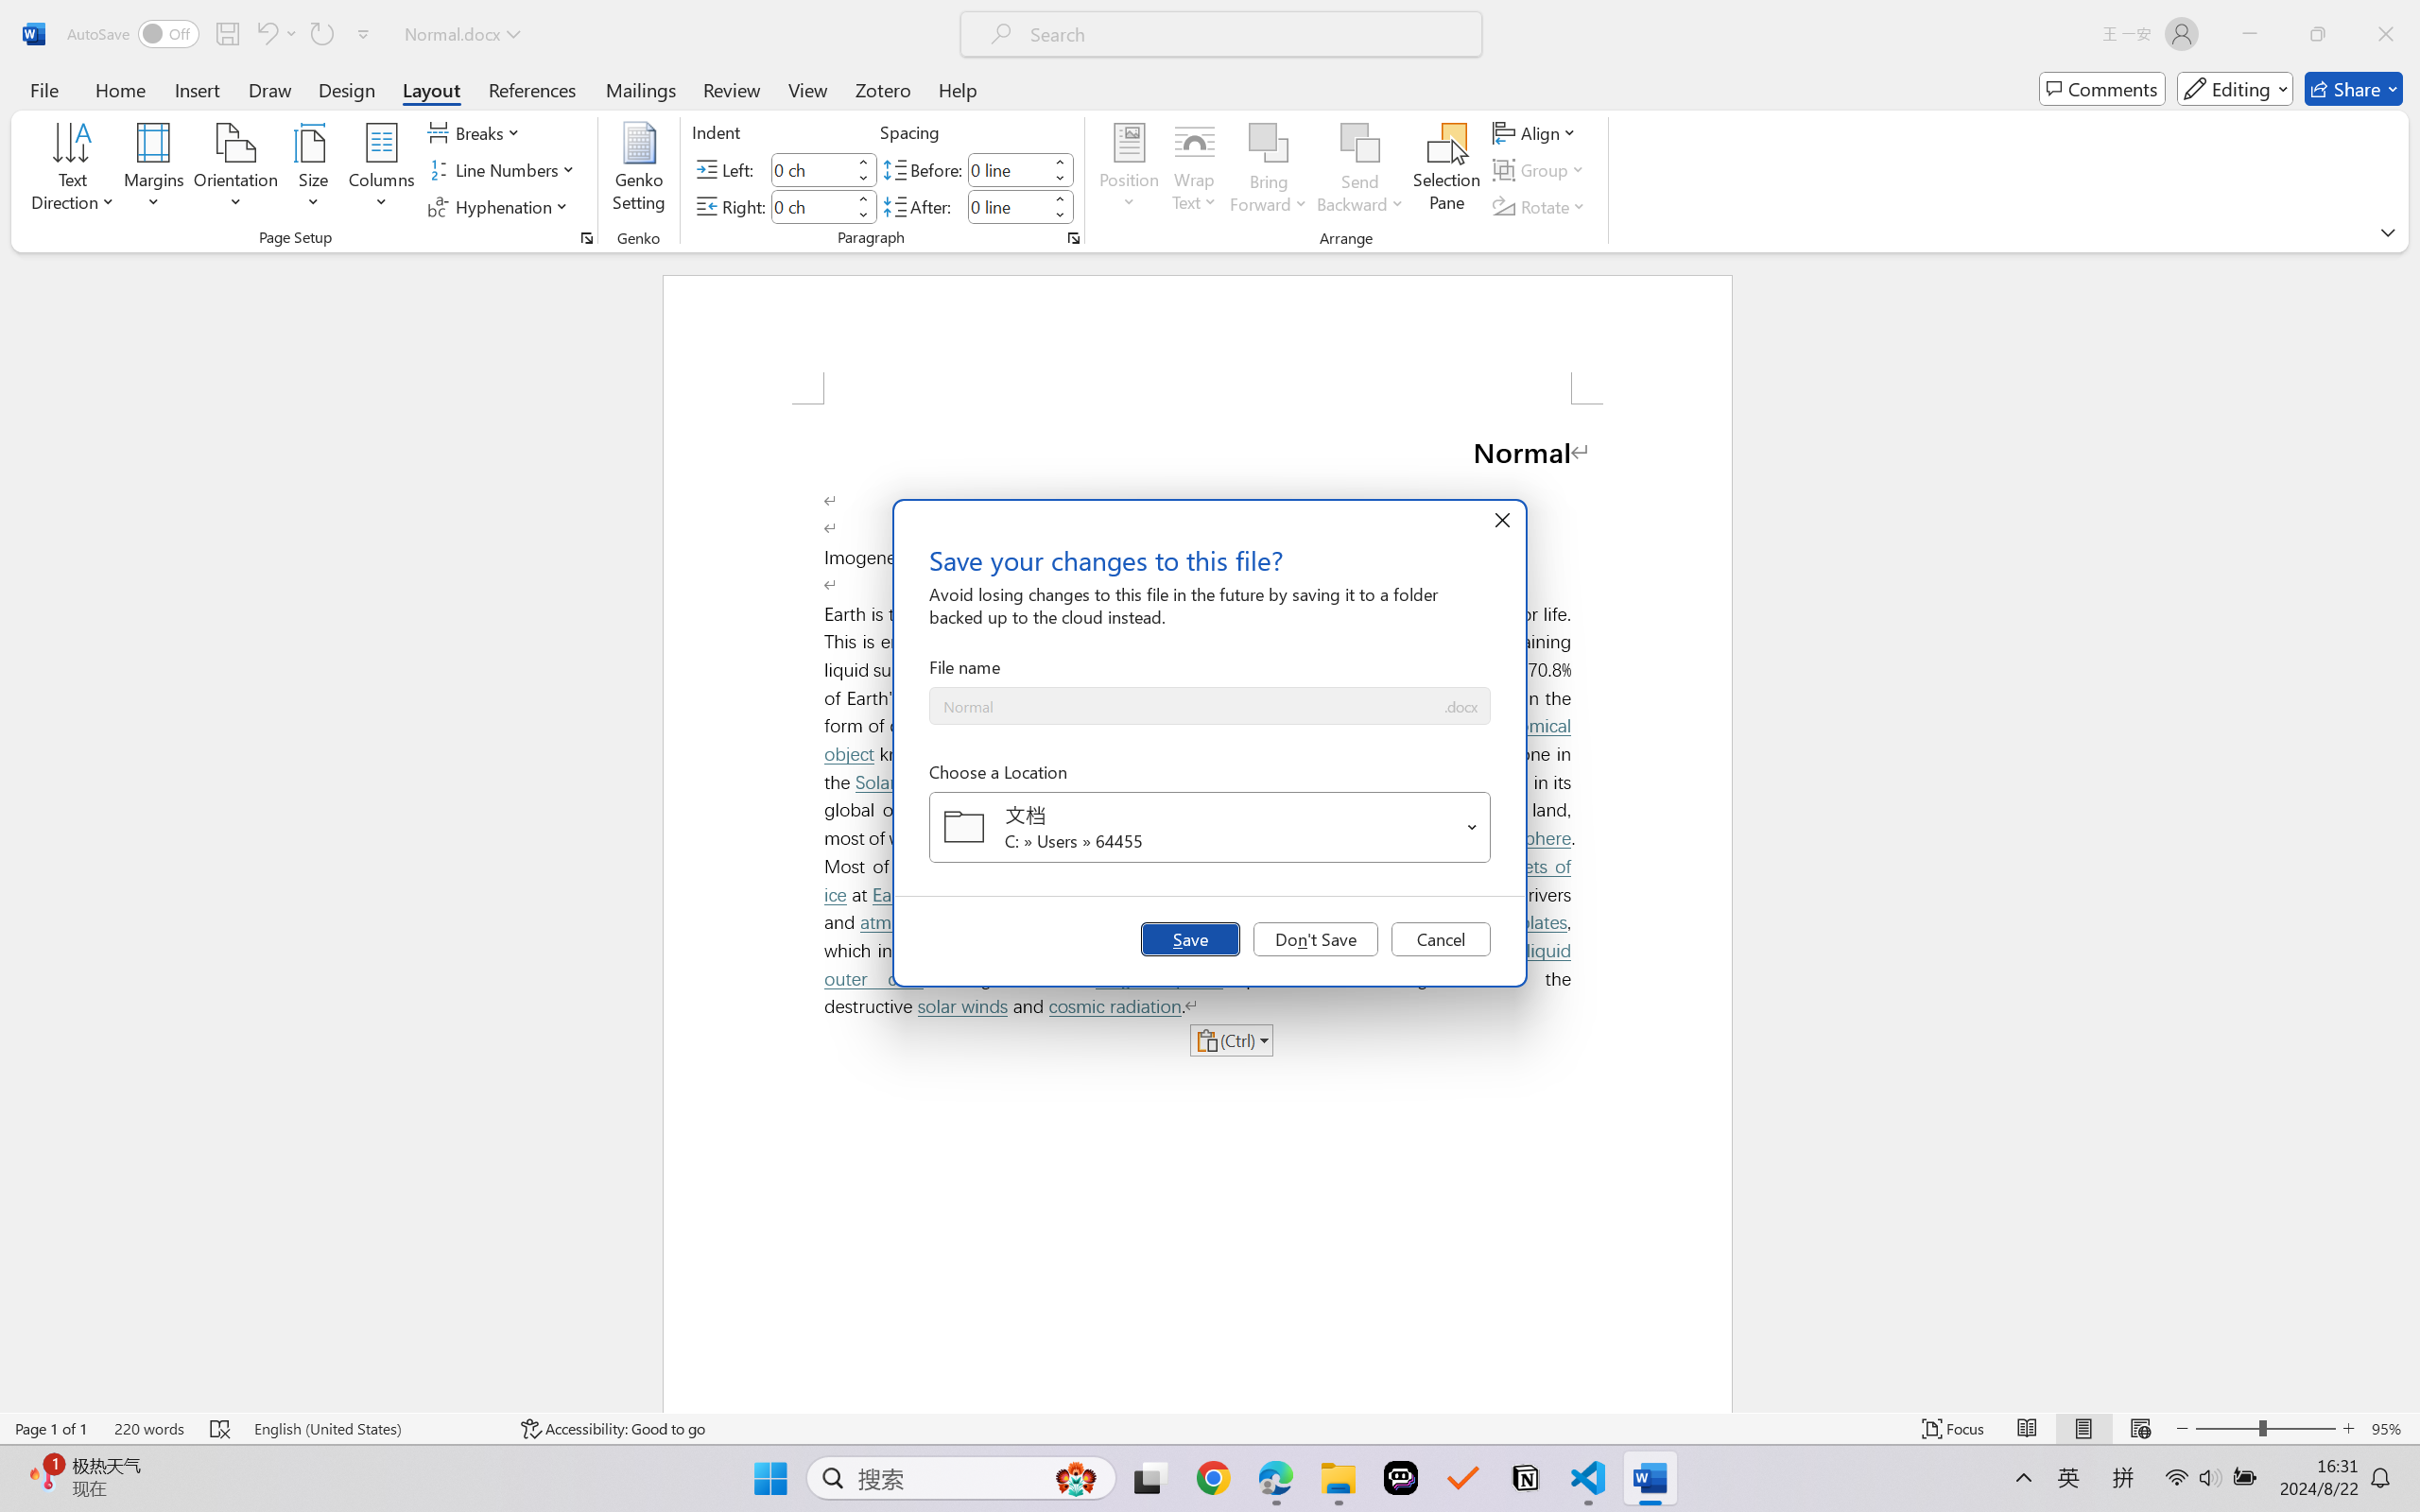  I want to click on 'Position', so click(1128, 170).